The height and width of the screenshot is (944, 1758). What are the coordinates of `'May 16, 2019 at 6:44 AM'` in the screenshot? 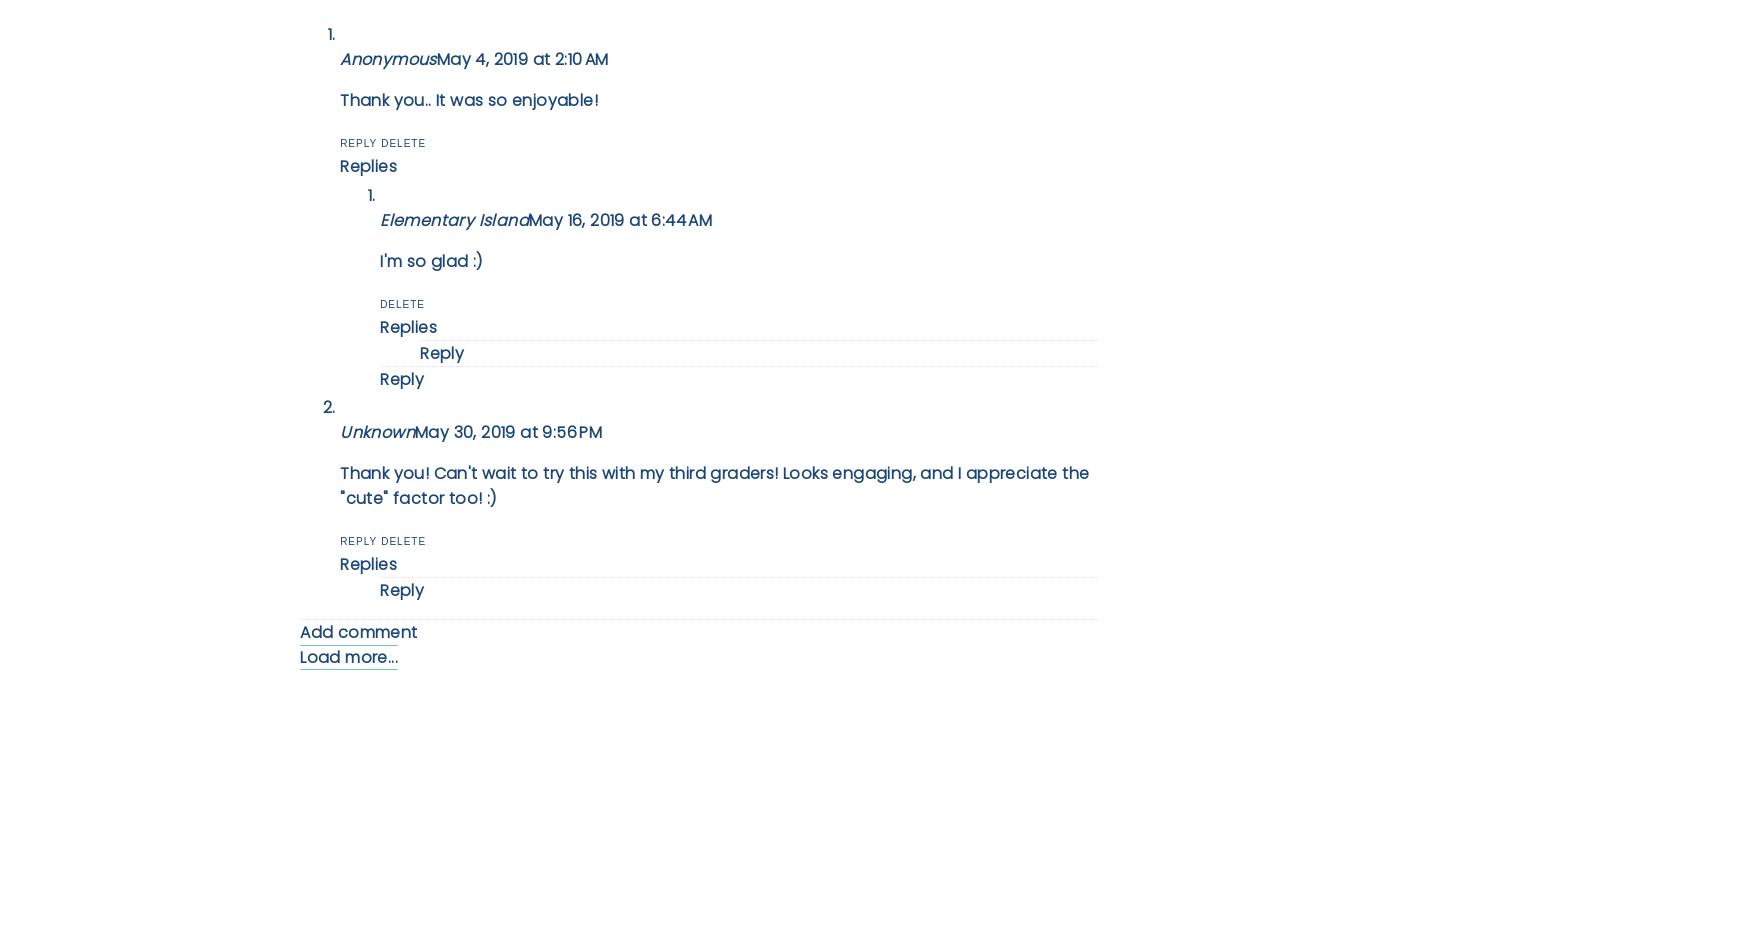 It's located at (620, 218).